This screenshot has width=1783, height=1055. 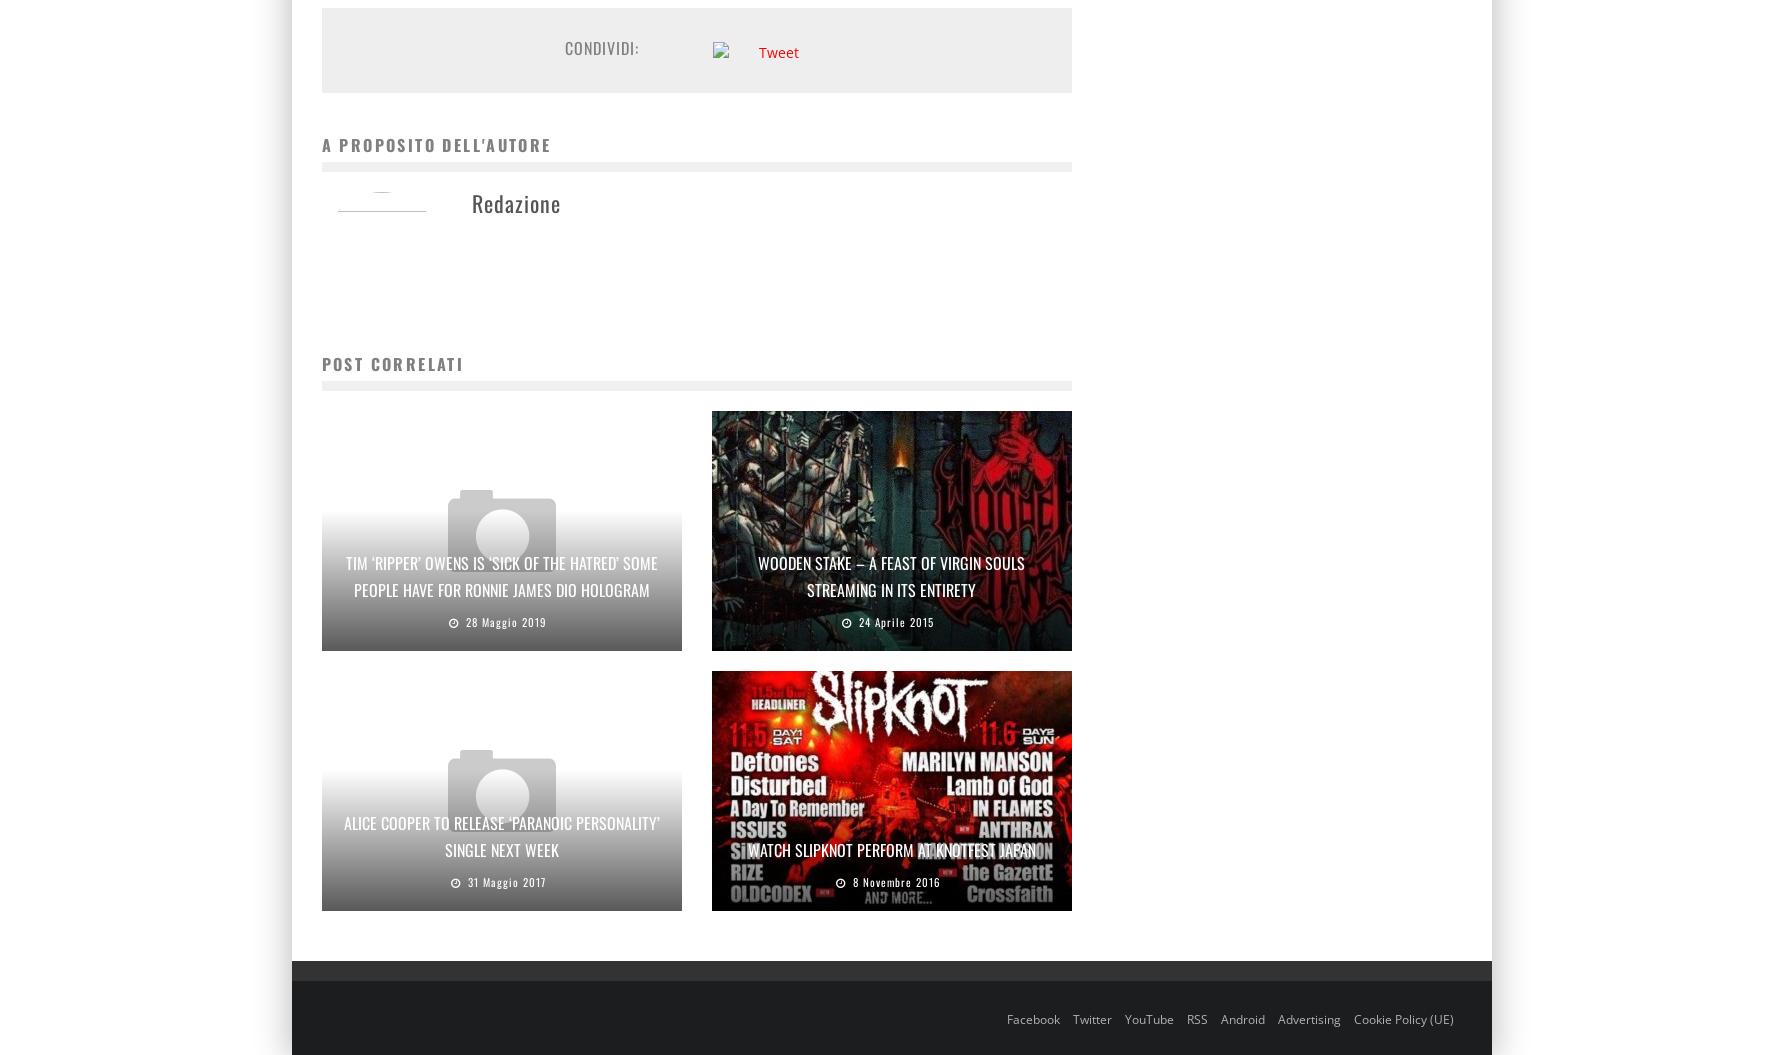 What do you see at coordinates (1032, 1017) in the screenshot?
I see `'Facebook'` at bounding box center [1032, 1017].